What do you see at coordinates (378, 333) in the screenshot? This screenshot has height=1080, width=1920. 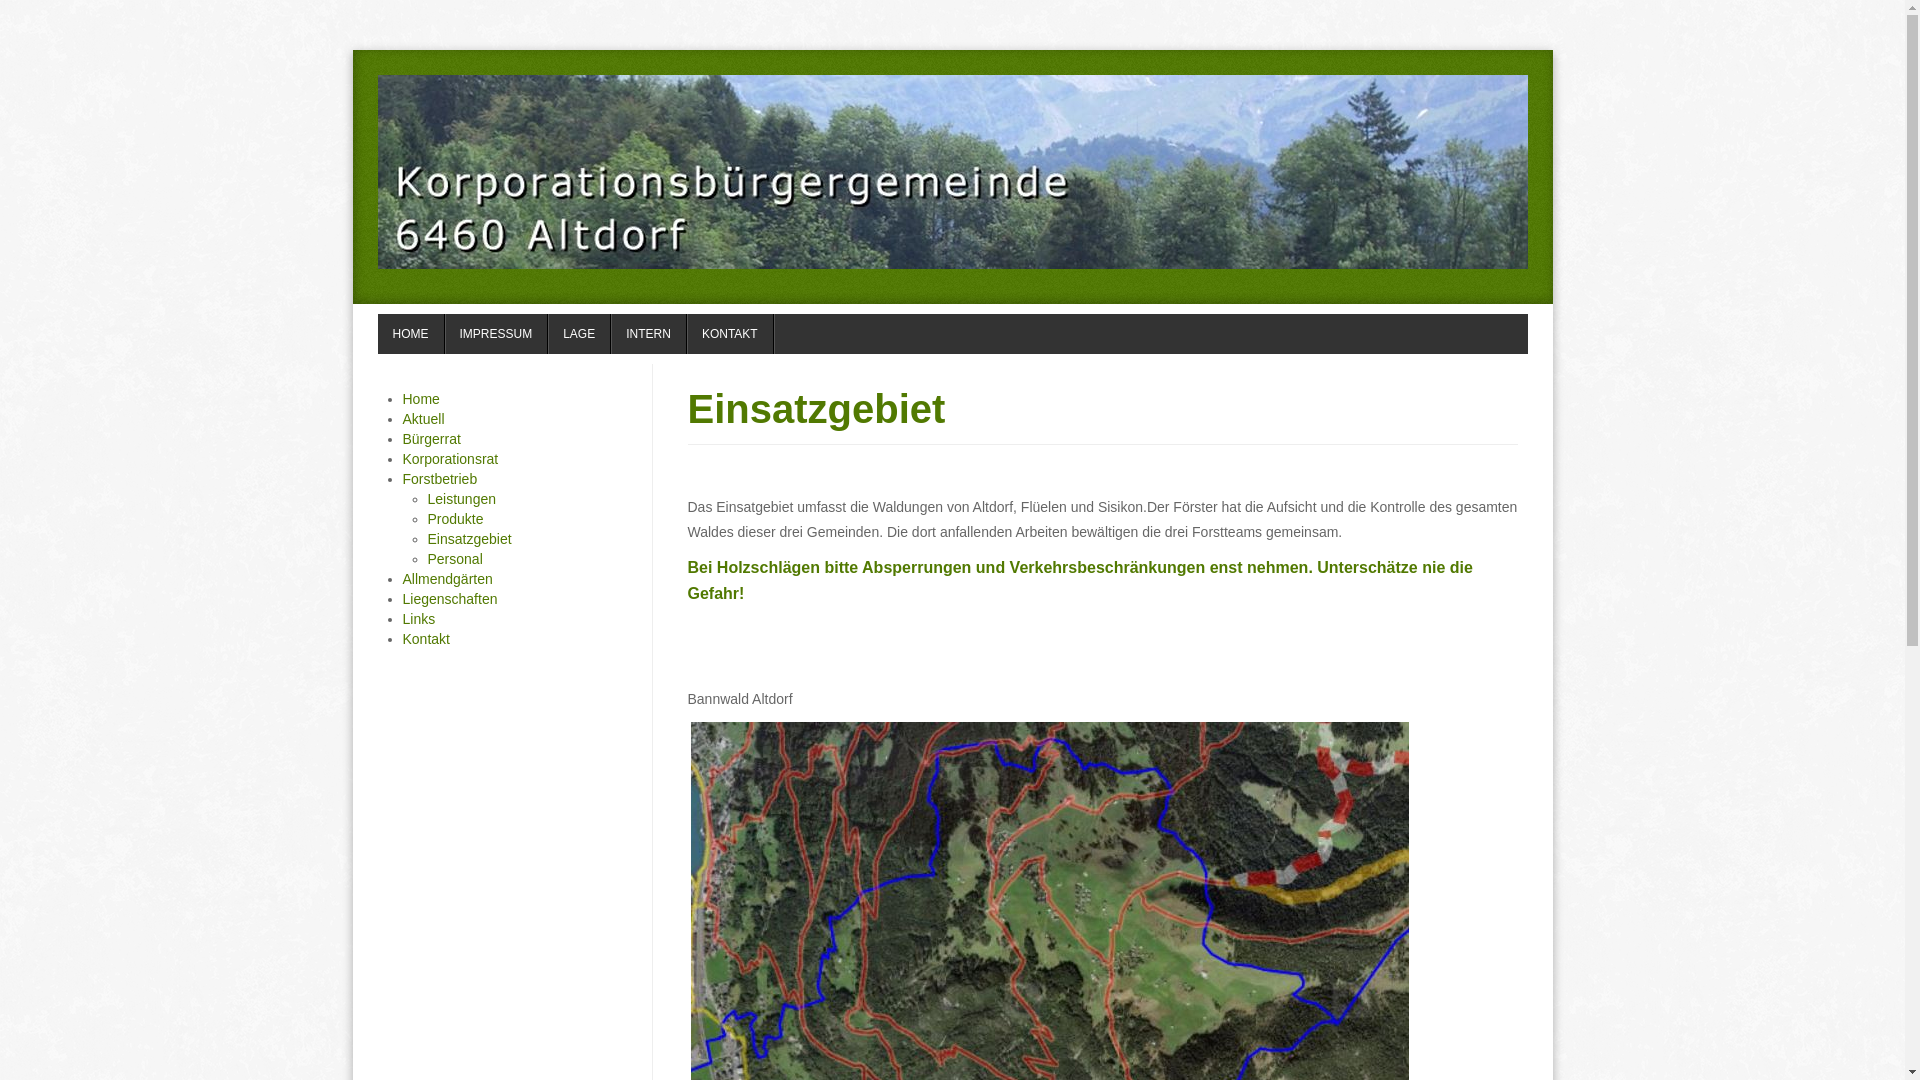 I see `'HOME'` at bounding box center [378, 333].